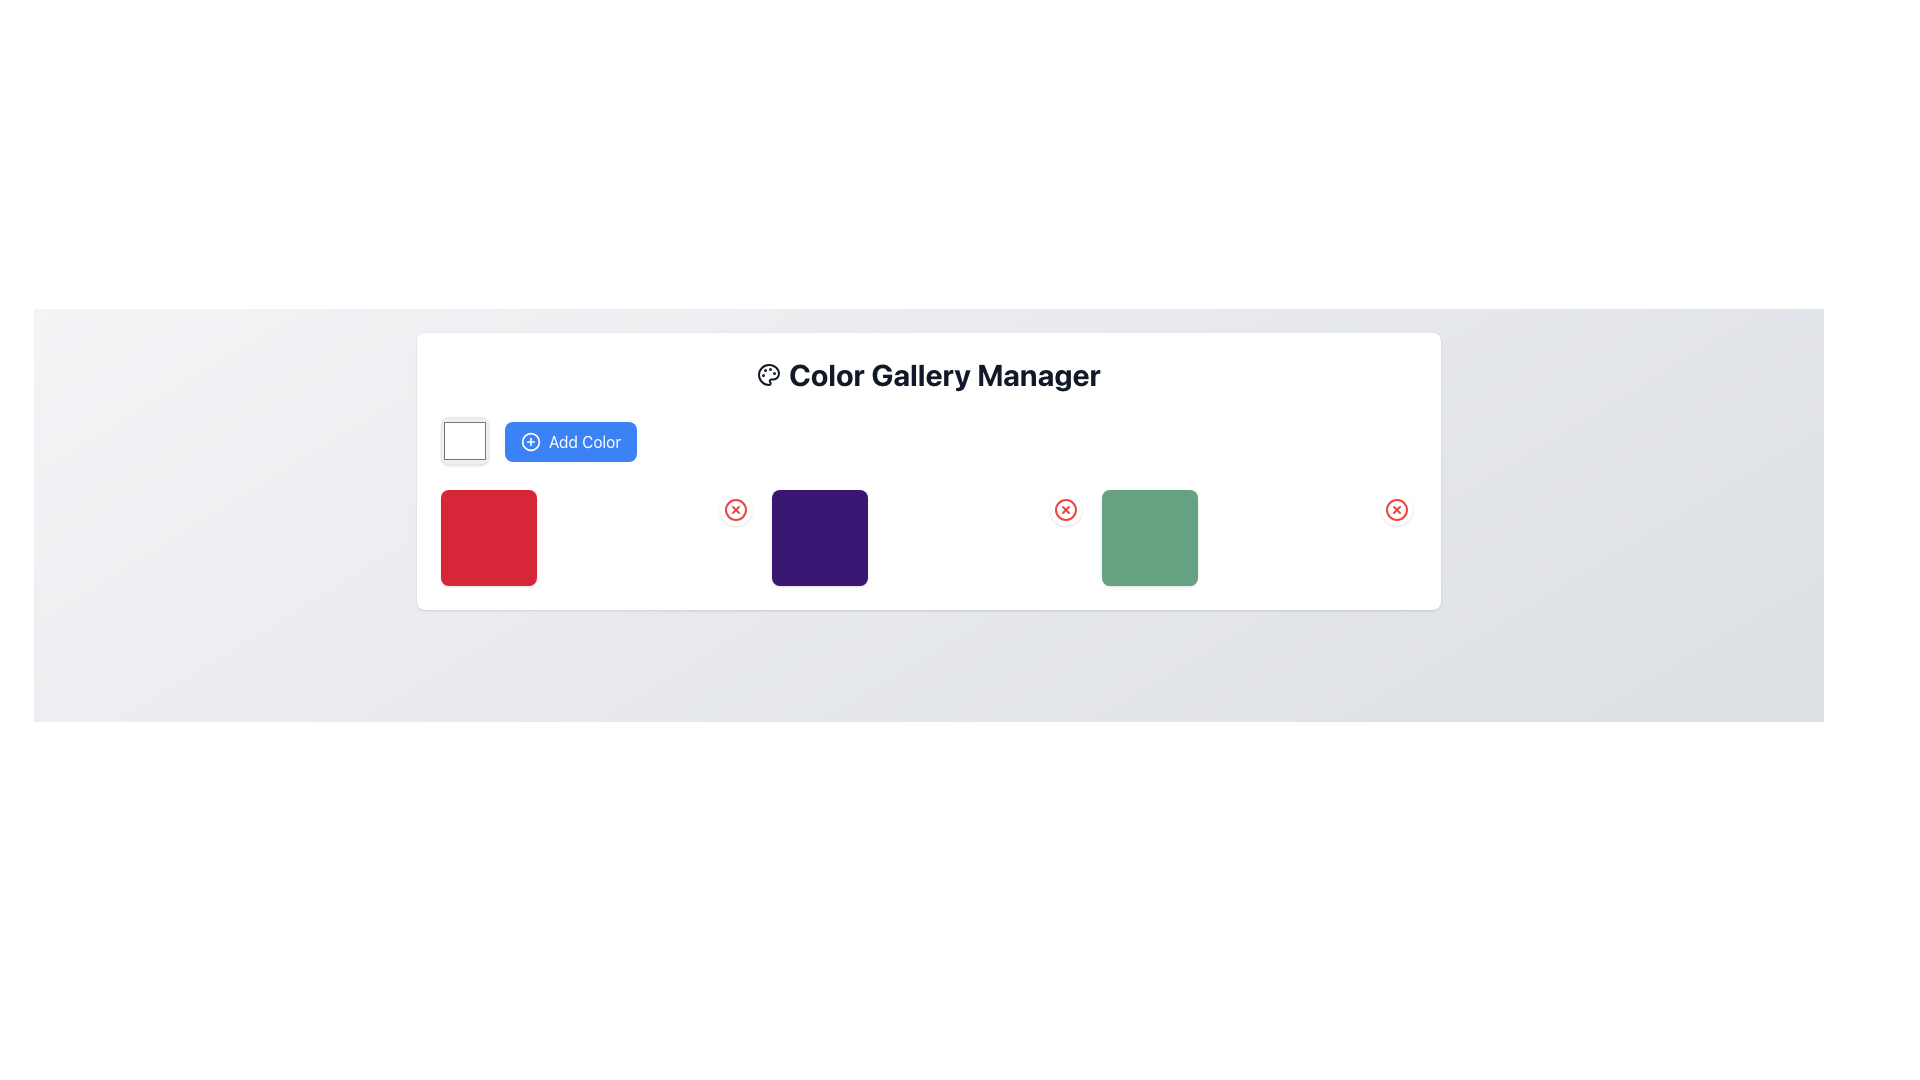 This screenshot has width=1920, height=1080. What do you see at coordinates (489, 536) in the screenshot?
I see `the leftmost red square with rounded corners, which is located below the 'Add Color' button` at bounding box center [489, 536].